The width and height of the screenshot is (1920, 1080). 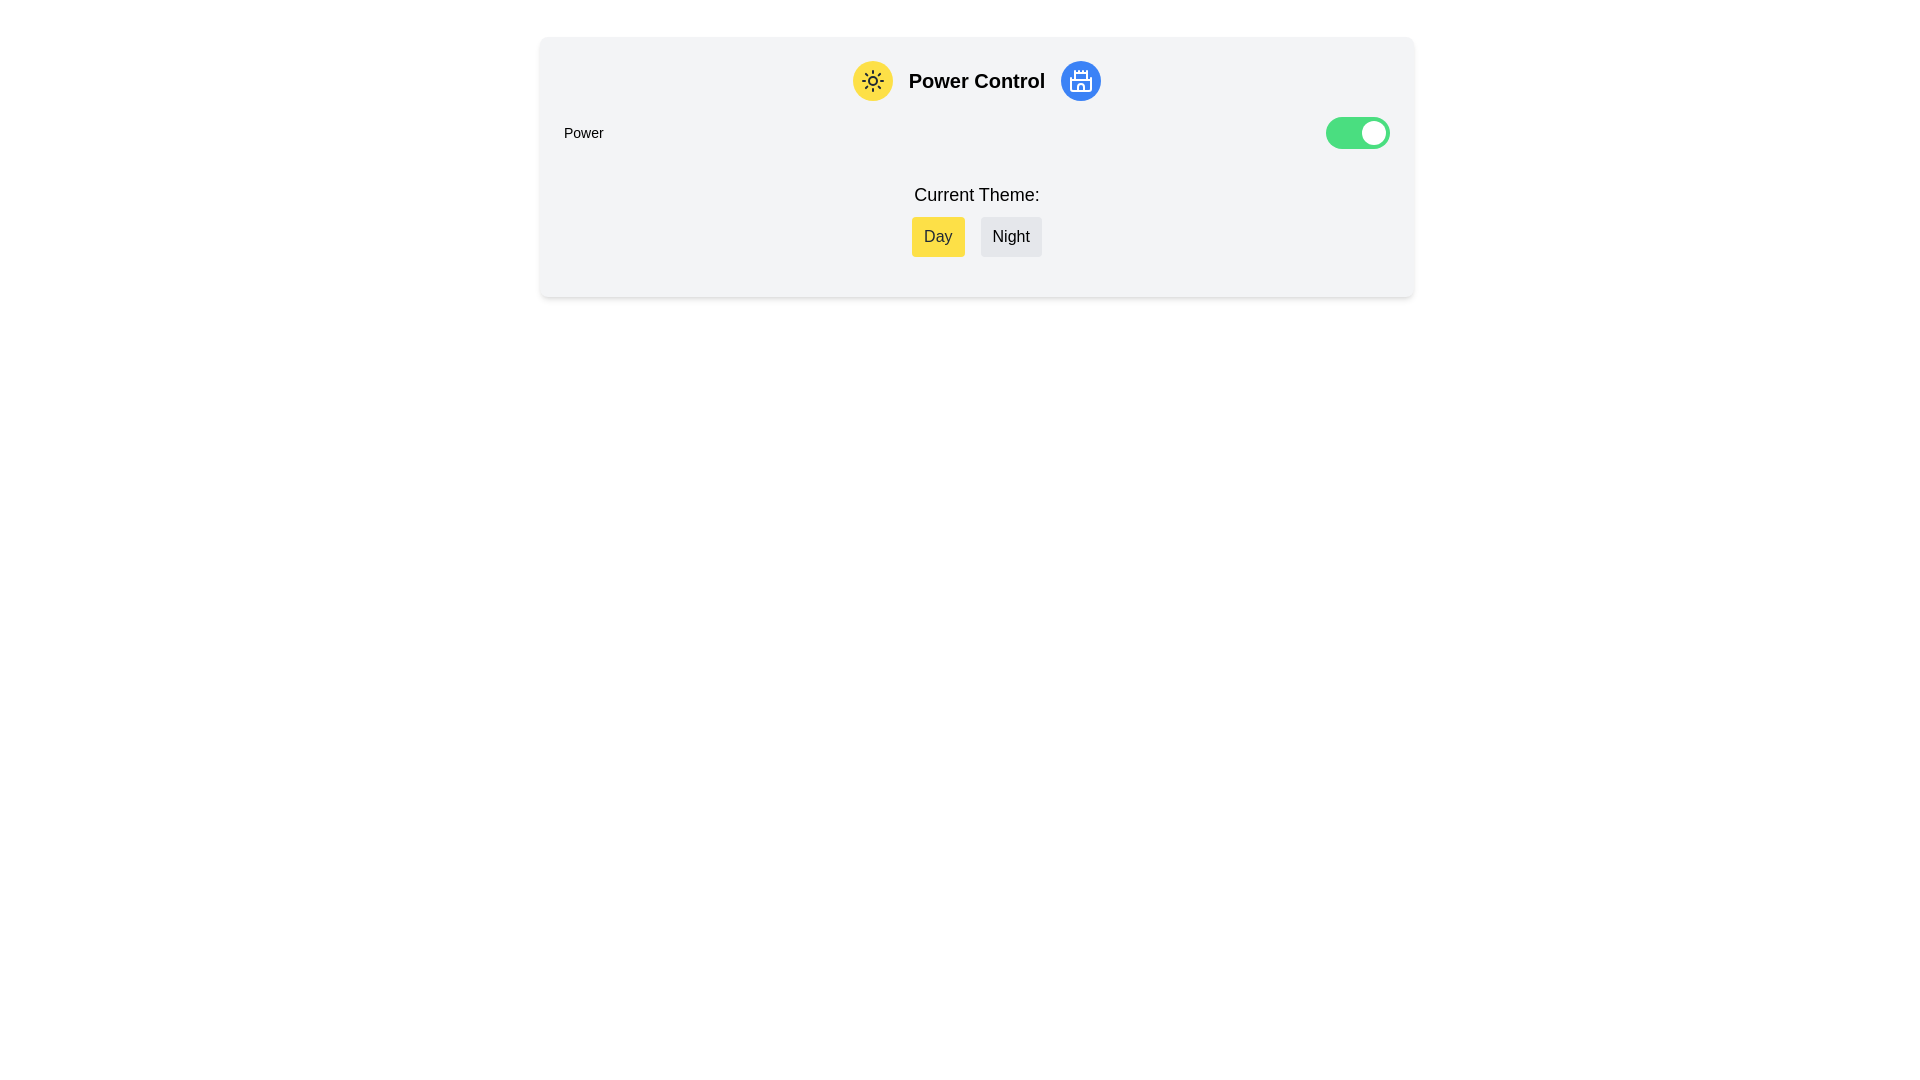 I want to click on the 'Night' button, which is a rectangular button with rounded corners and a light gray background, containing the text 'Night' in black font, so click(x=1011, y=235).